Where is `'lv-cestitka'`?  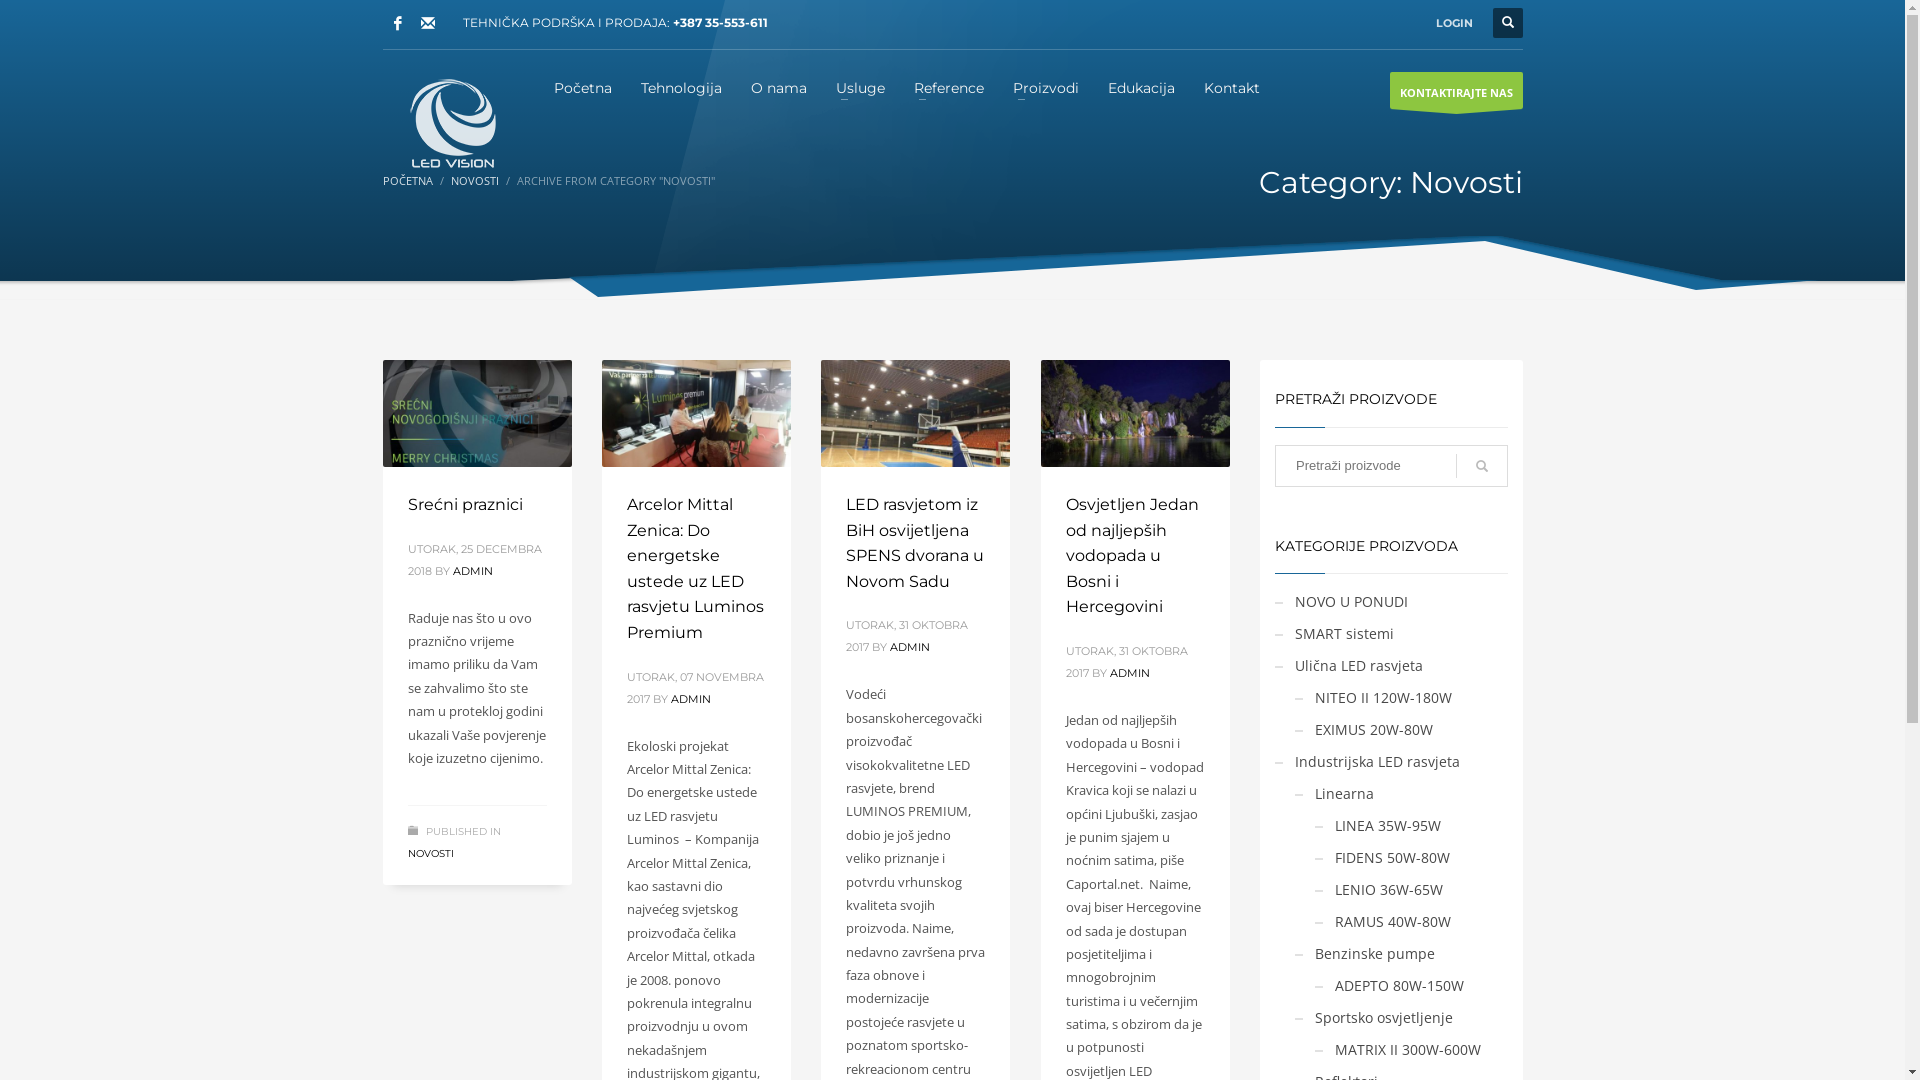 'lv-cestitka' is located at coordinates (475, 412).